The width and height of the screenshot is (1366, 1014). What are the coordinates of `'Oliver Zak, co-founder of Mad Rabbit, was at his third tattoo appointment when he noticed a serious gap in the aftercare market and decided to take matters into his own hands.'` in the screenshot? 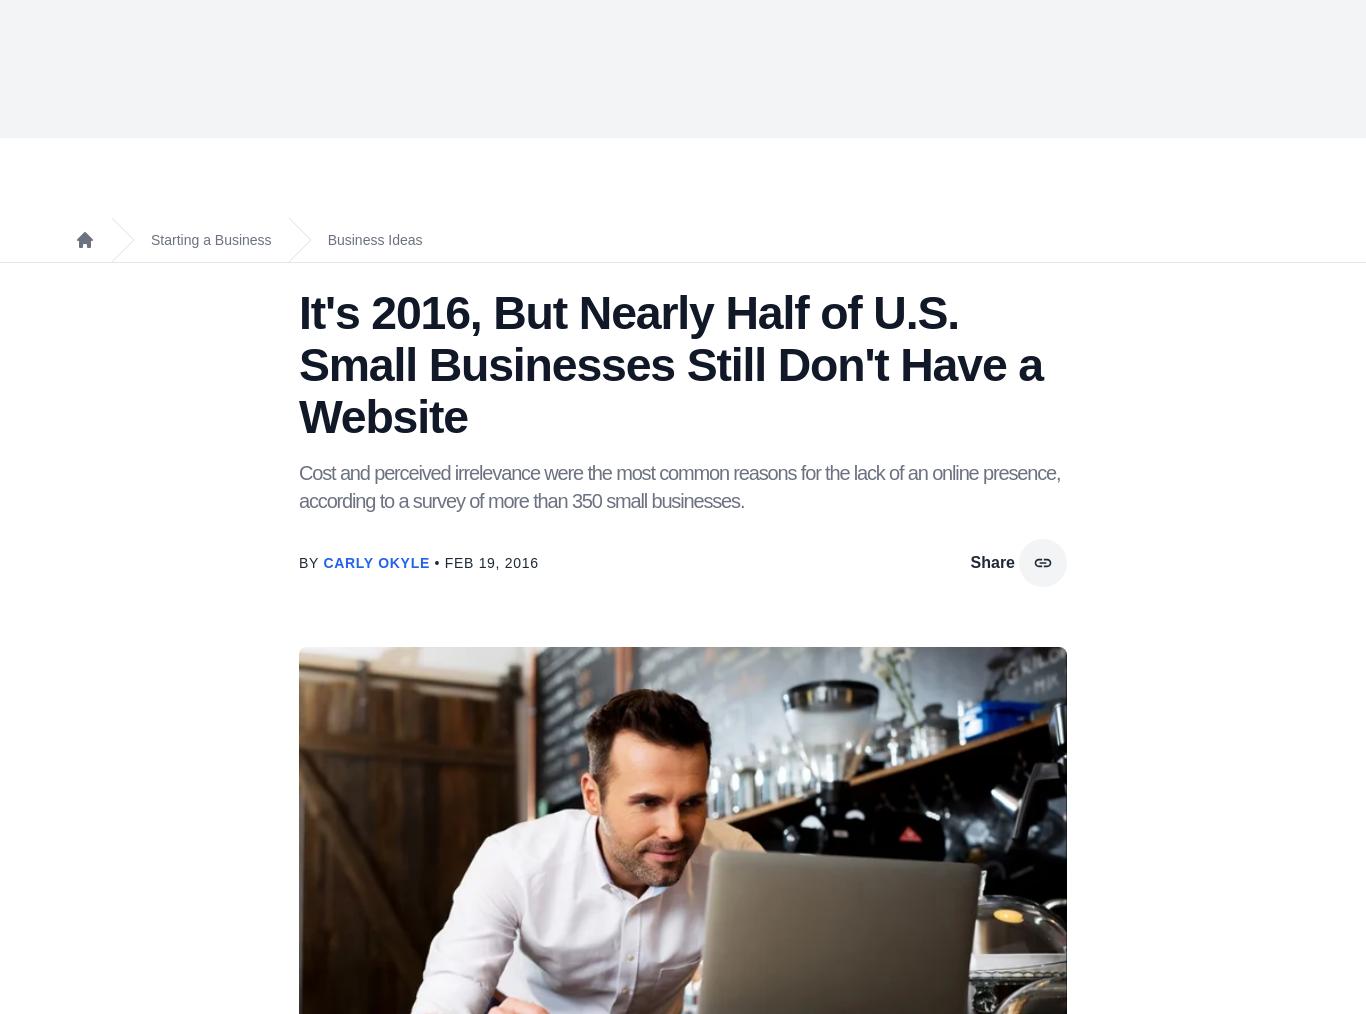 It's located at (607, 527).